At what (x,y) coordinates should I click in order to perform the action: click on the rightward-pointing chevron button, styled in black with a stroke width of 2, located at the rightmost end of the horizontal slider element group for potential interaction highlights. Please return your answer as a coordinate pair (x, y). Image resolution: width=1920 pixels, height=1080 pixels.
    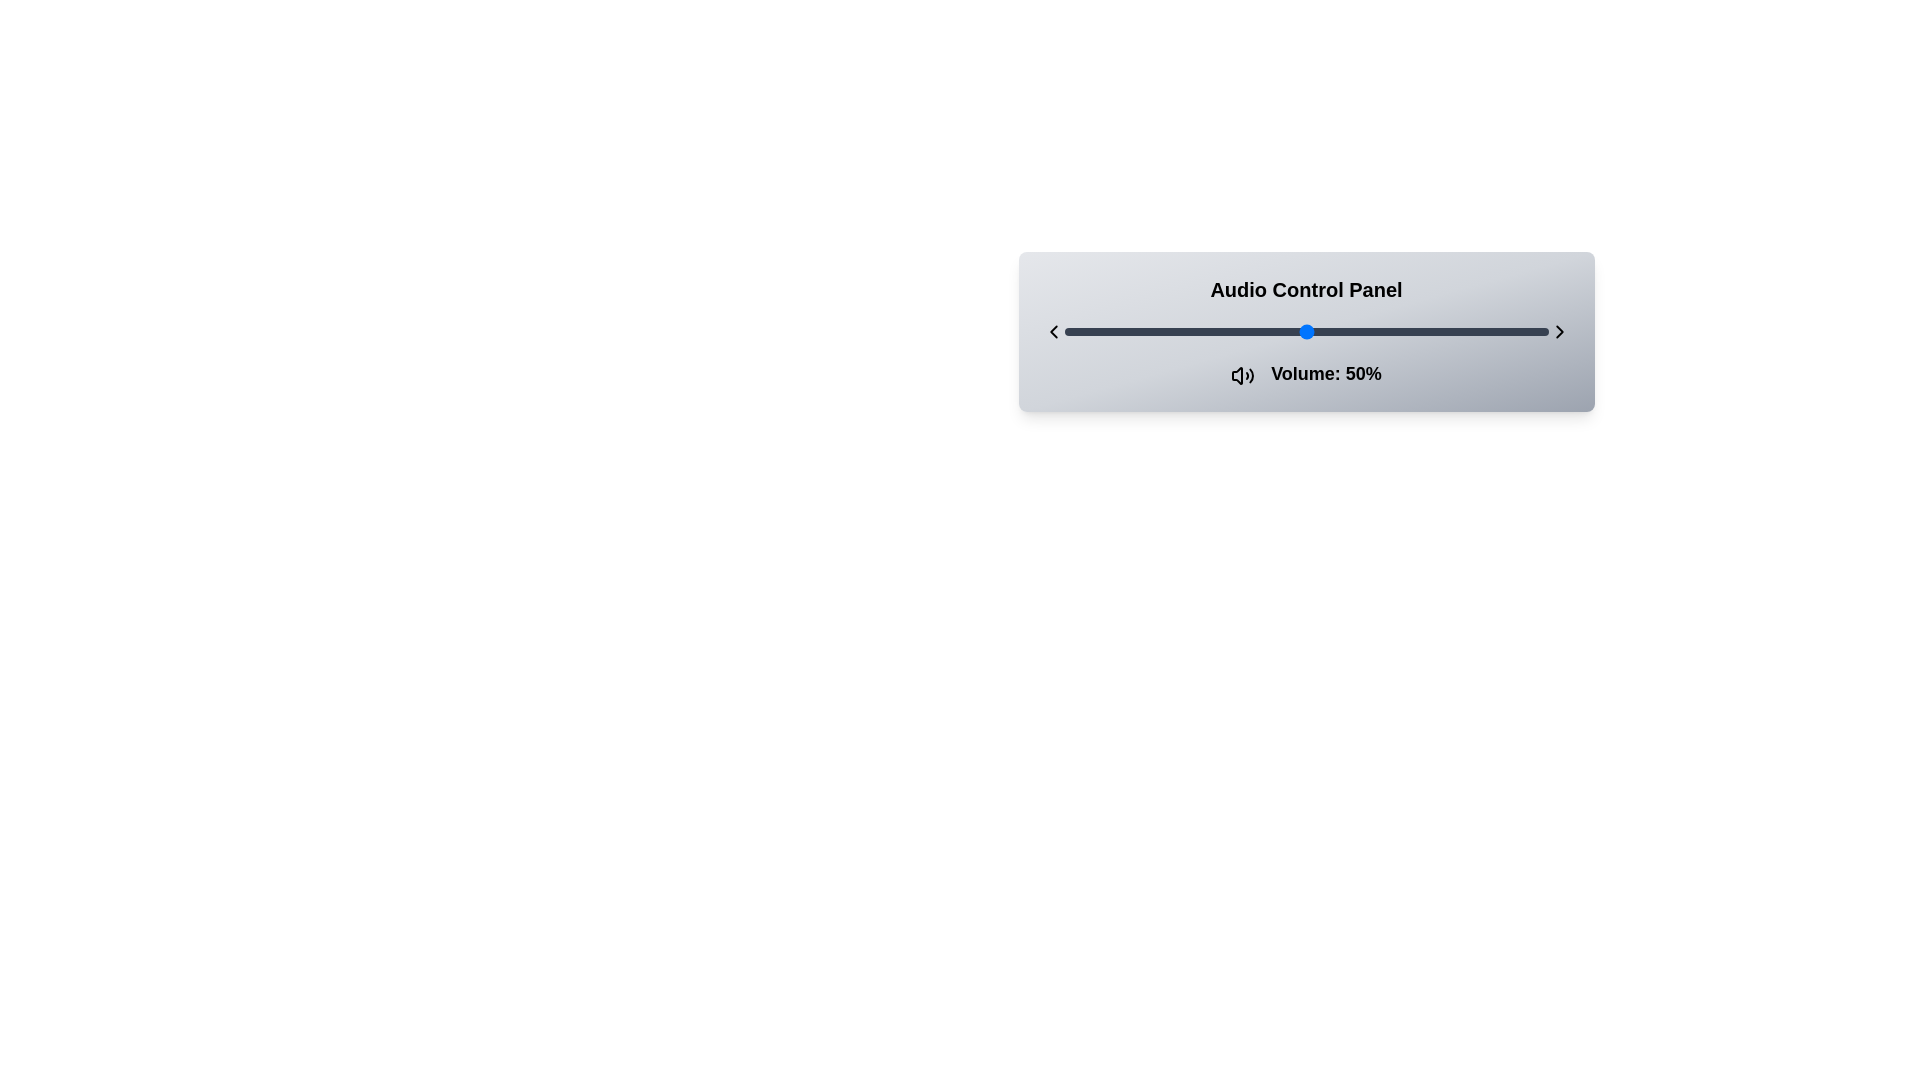
    Looking at the image, I should click on (1558, 330).